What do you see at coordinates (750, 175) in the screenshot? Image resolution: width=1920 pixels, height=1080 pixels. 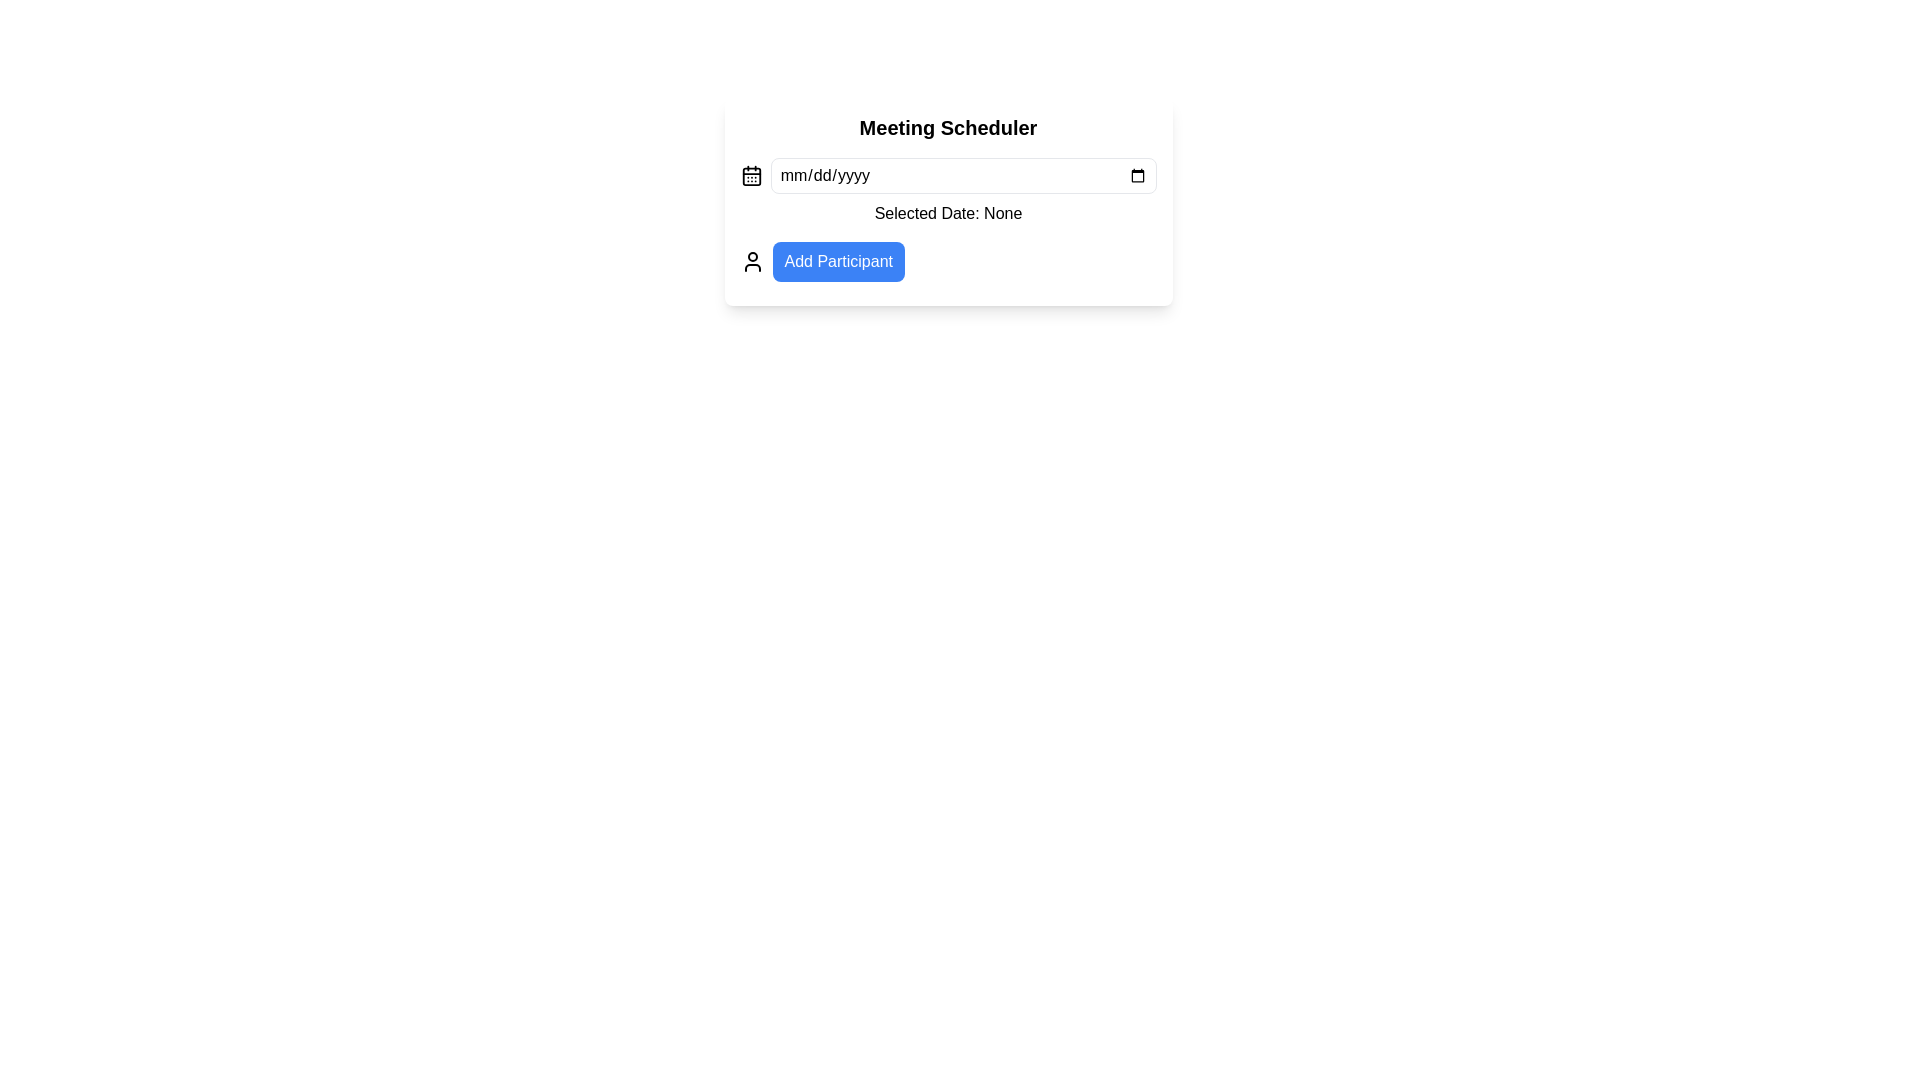 I see `the date picker icon located on the left side of the date input field` at bounding box center [750, 175].